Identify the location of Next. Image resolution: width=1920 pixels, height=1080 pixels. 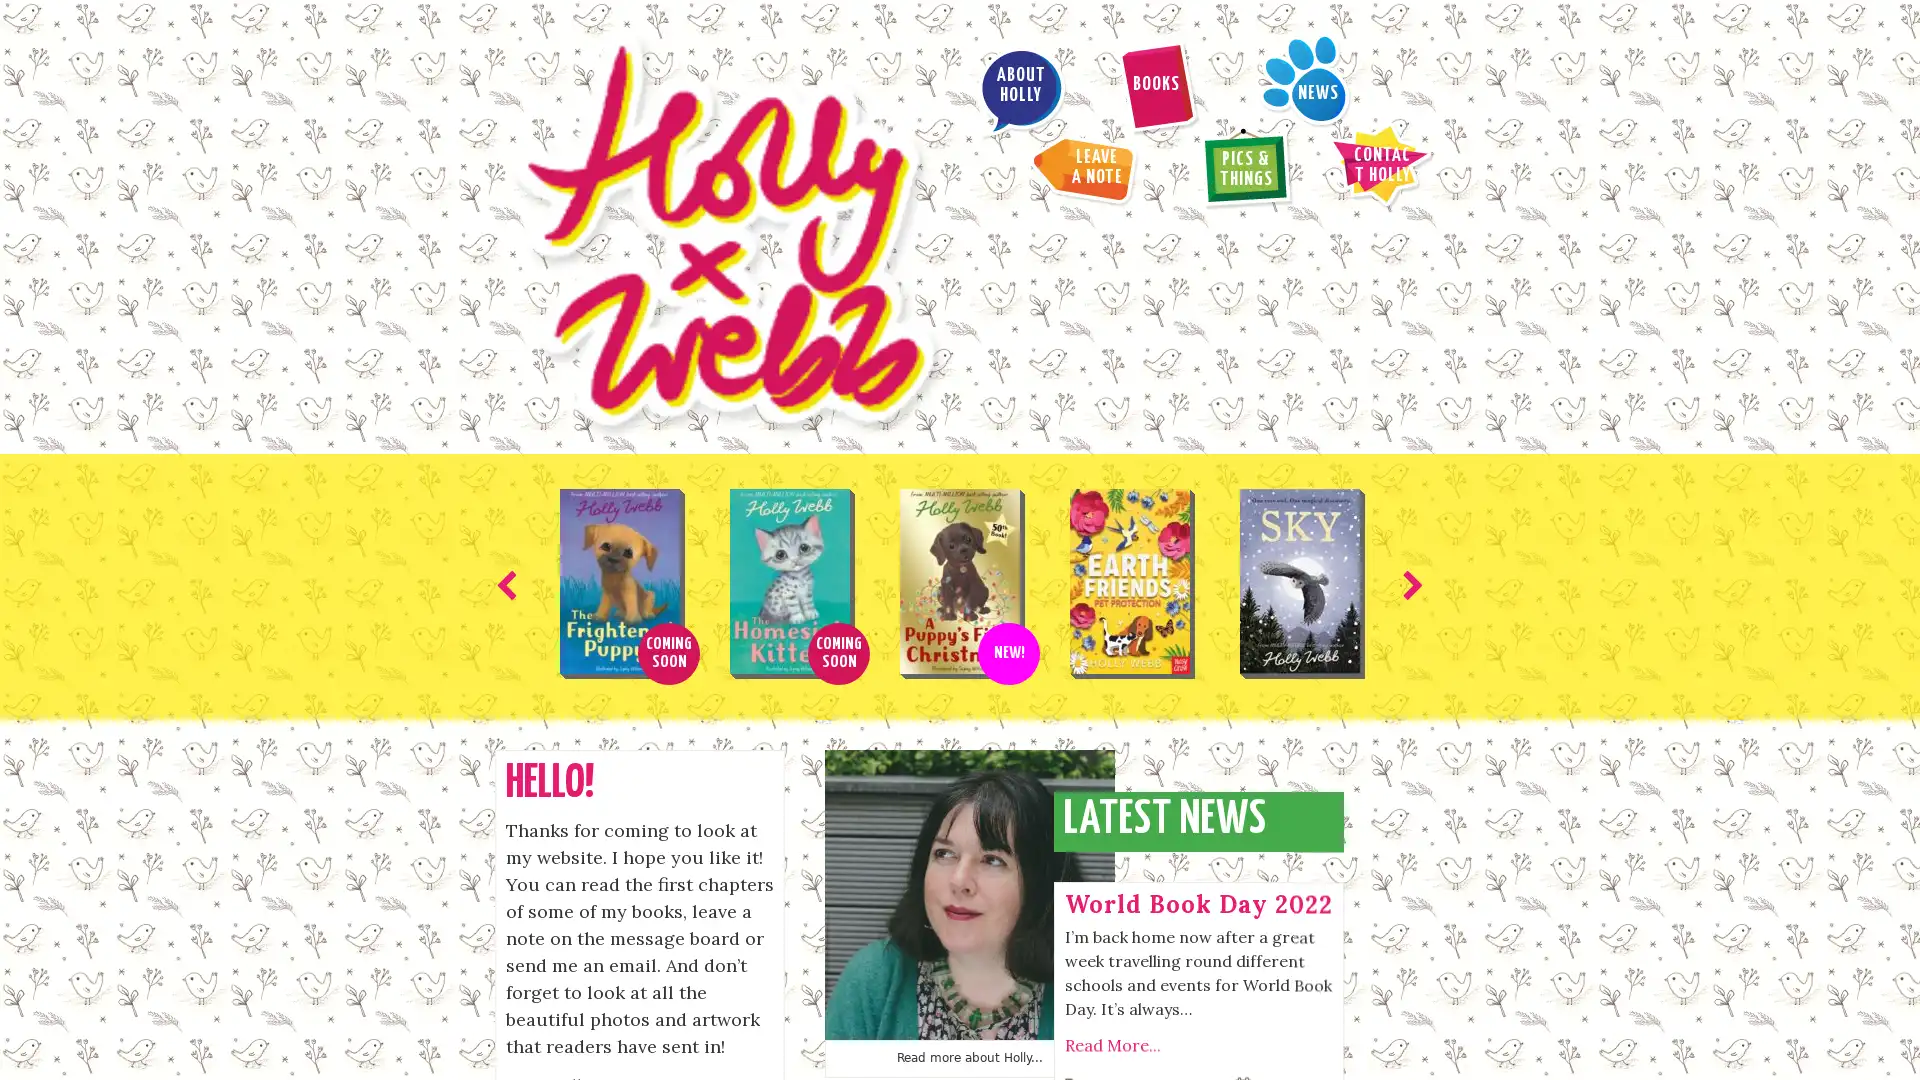
(1408, 349).